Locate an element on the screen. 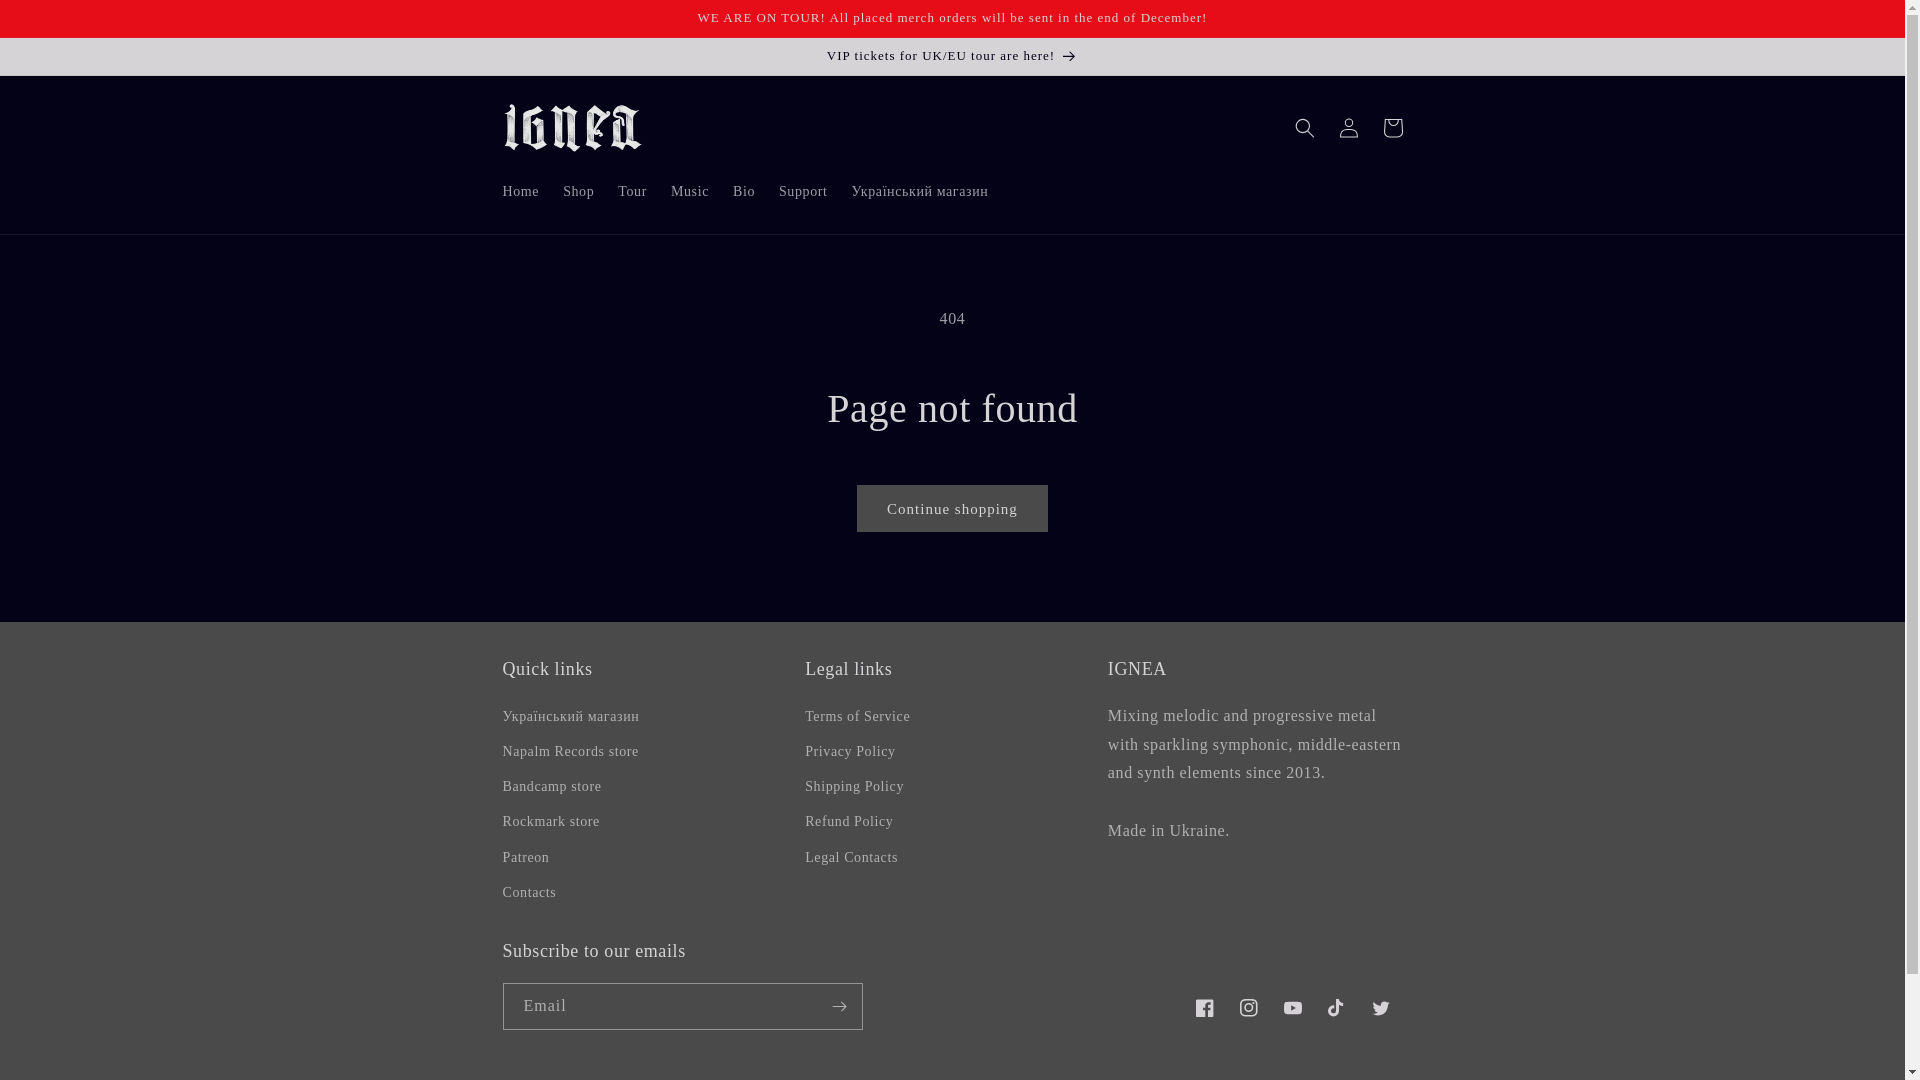 The height and width of the screenshot is (1080, 1920). 'Terms of Service' is located at coordinates (857, 717).